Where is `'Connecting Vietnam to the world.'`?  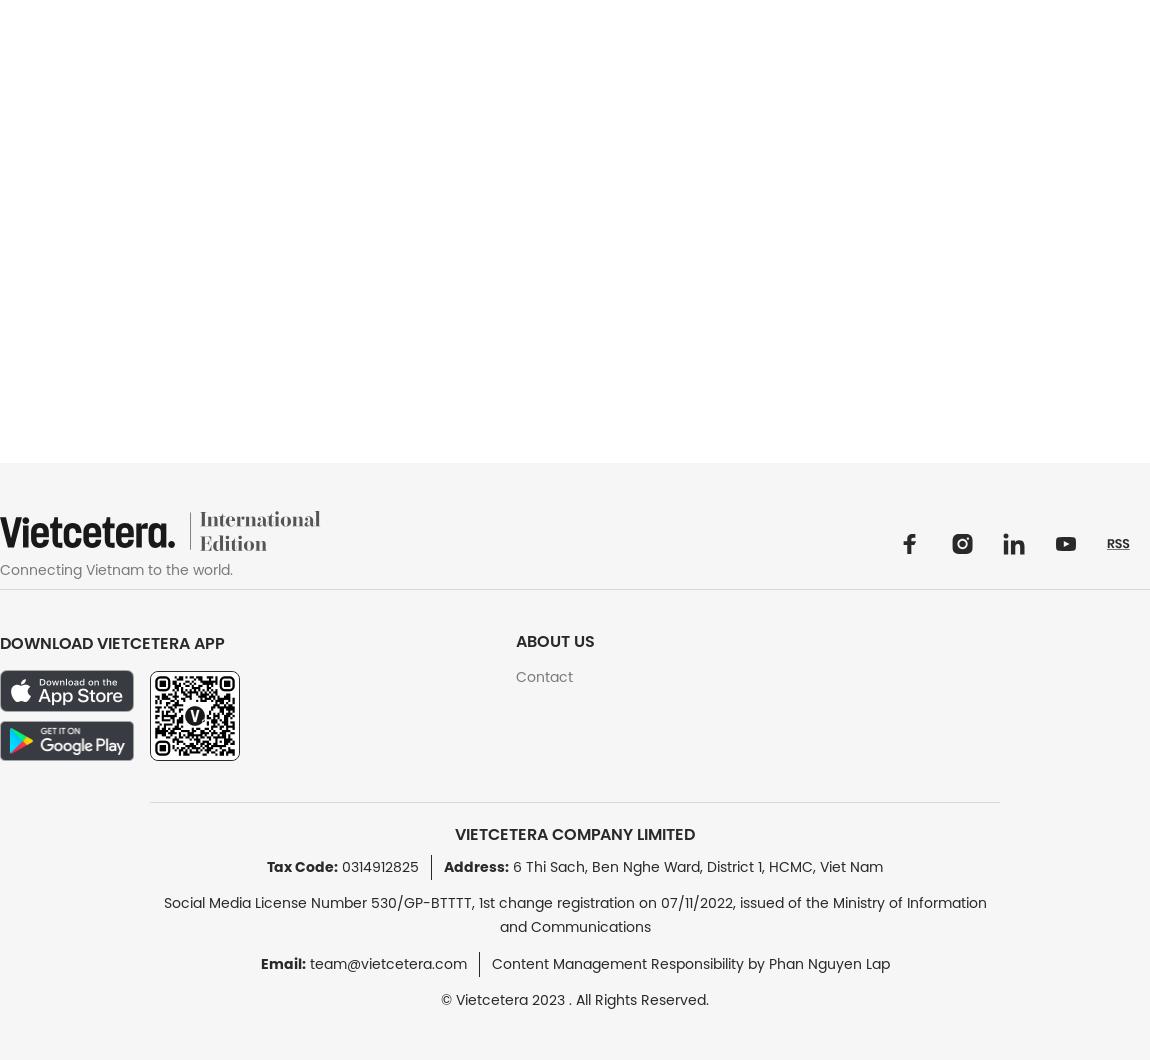 'Connecting Vietnam to the world.' is located at coordinates (0, 570).